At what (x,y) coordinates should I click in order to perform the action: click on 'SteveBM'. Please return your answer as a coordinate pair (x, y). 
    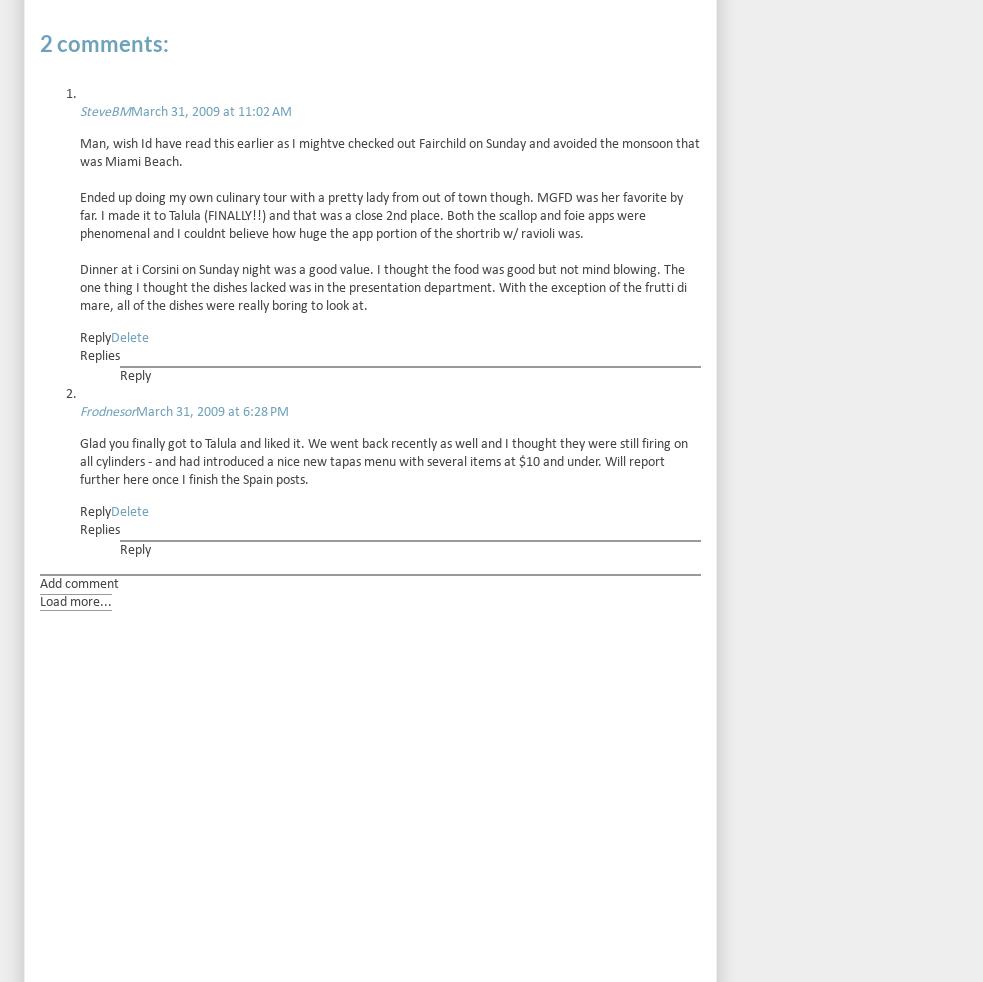
    Looking at the image, I should click on (79, 110).